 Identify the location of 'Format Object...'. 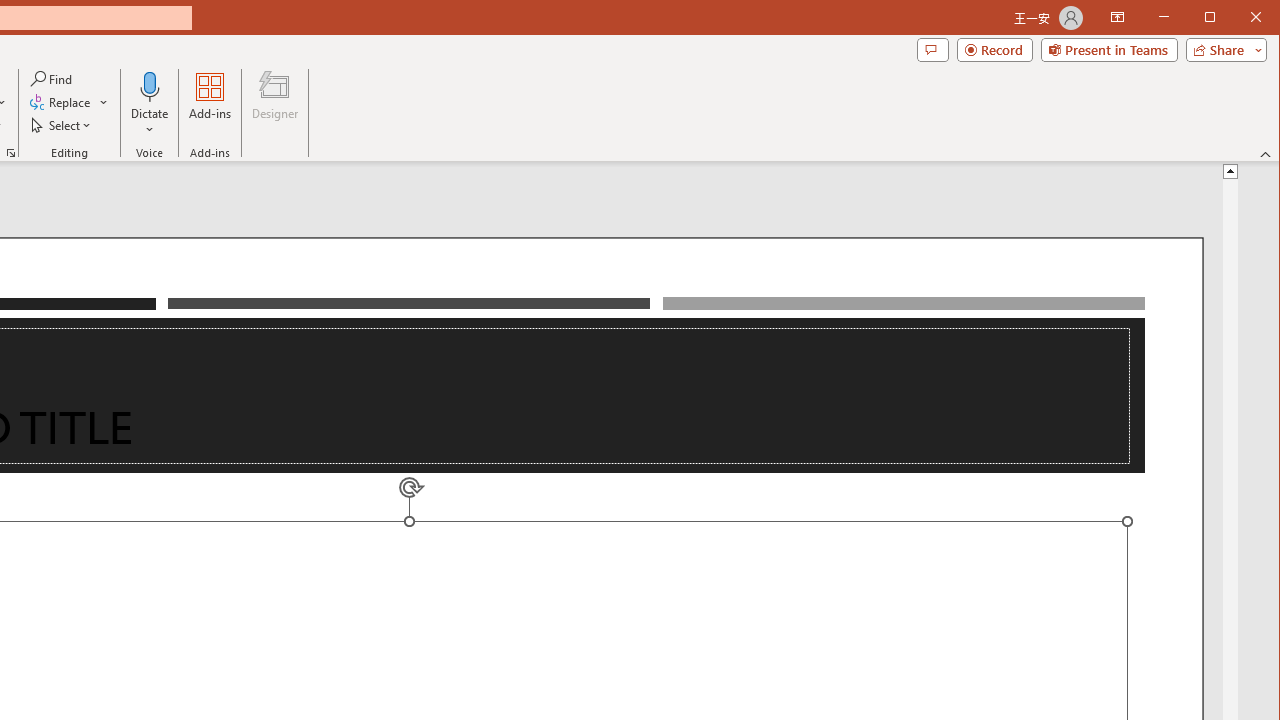
(10, 152).